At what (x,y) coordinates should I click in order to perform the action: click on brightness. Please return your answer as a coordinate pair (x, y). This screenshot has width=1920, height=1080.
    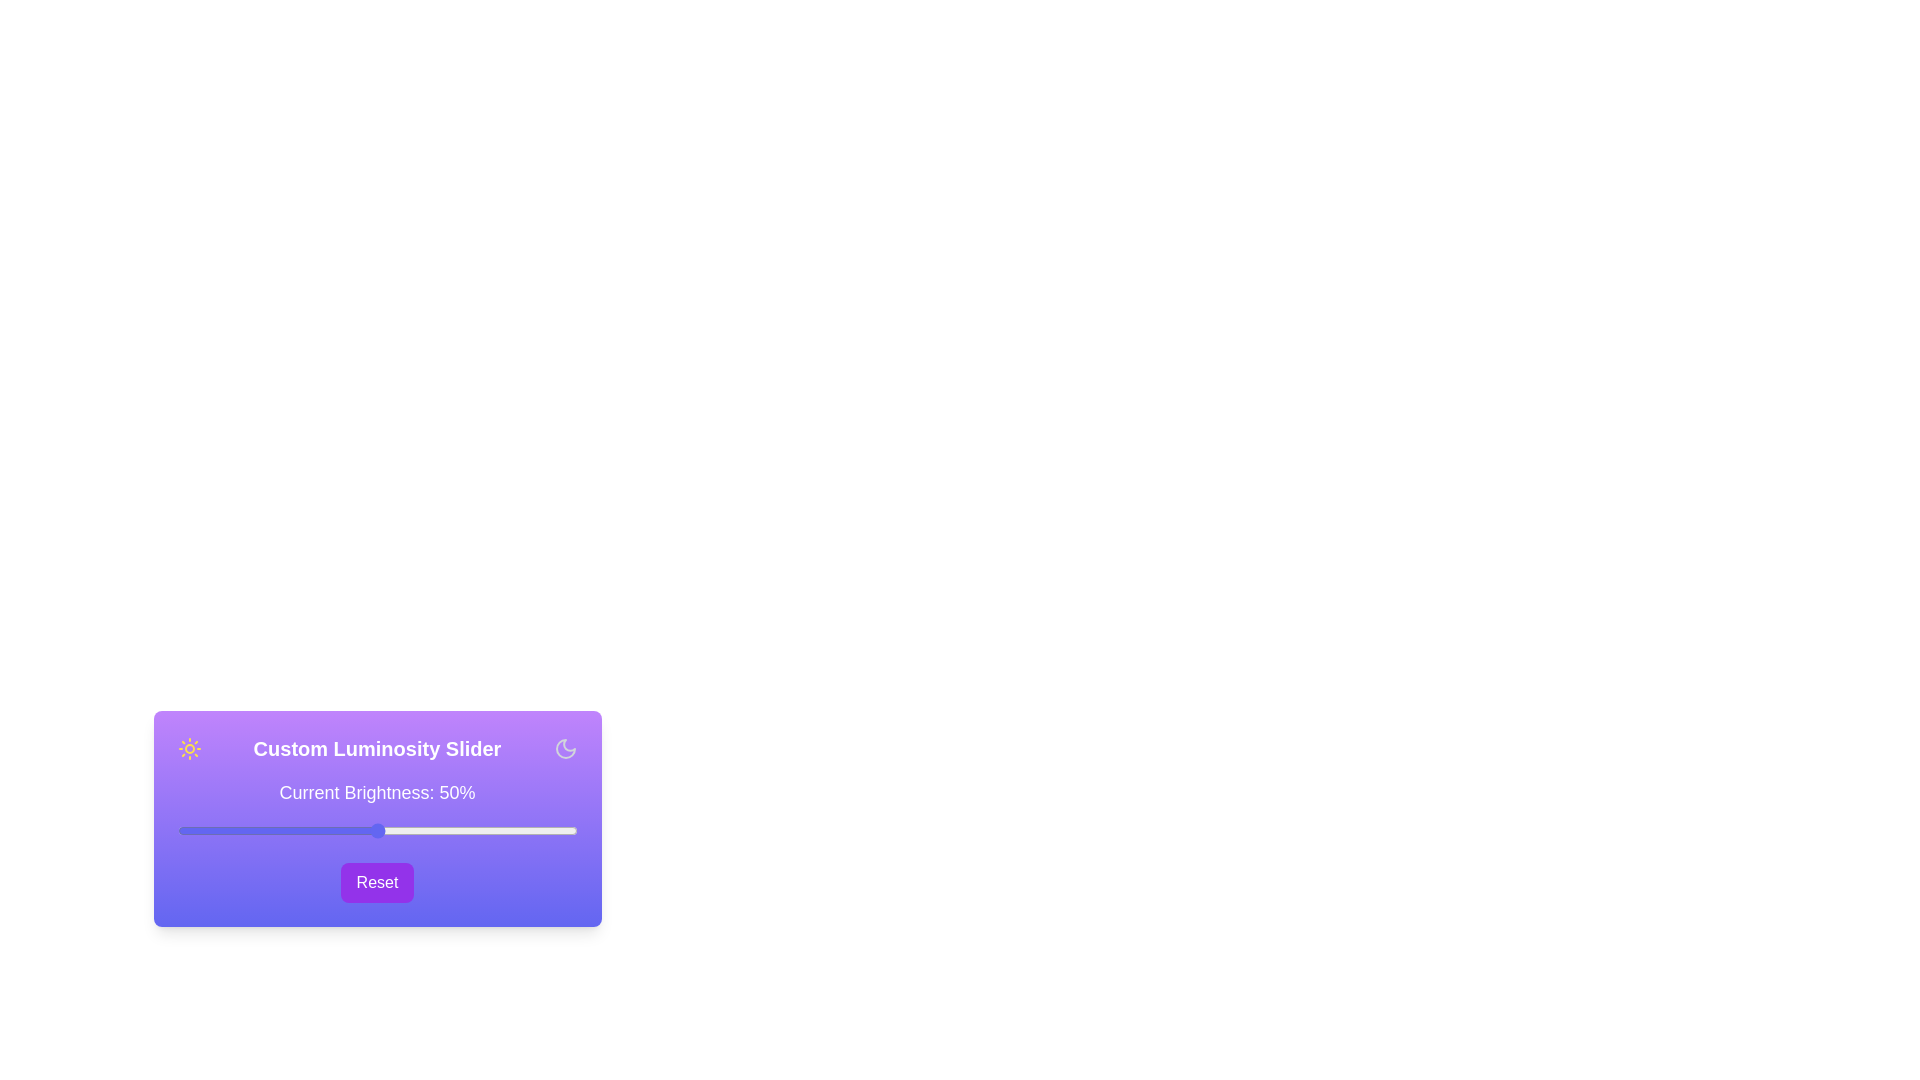
    Looking at the image, I should click on (560, 830).